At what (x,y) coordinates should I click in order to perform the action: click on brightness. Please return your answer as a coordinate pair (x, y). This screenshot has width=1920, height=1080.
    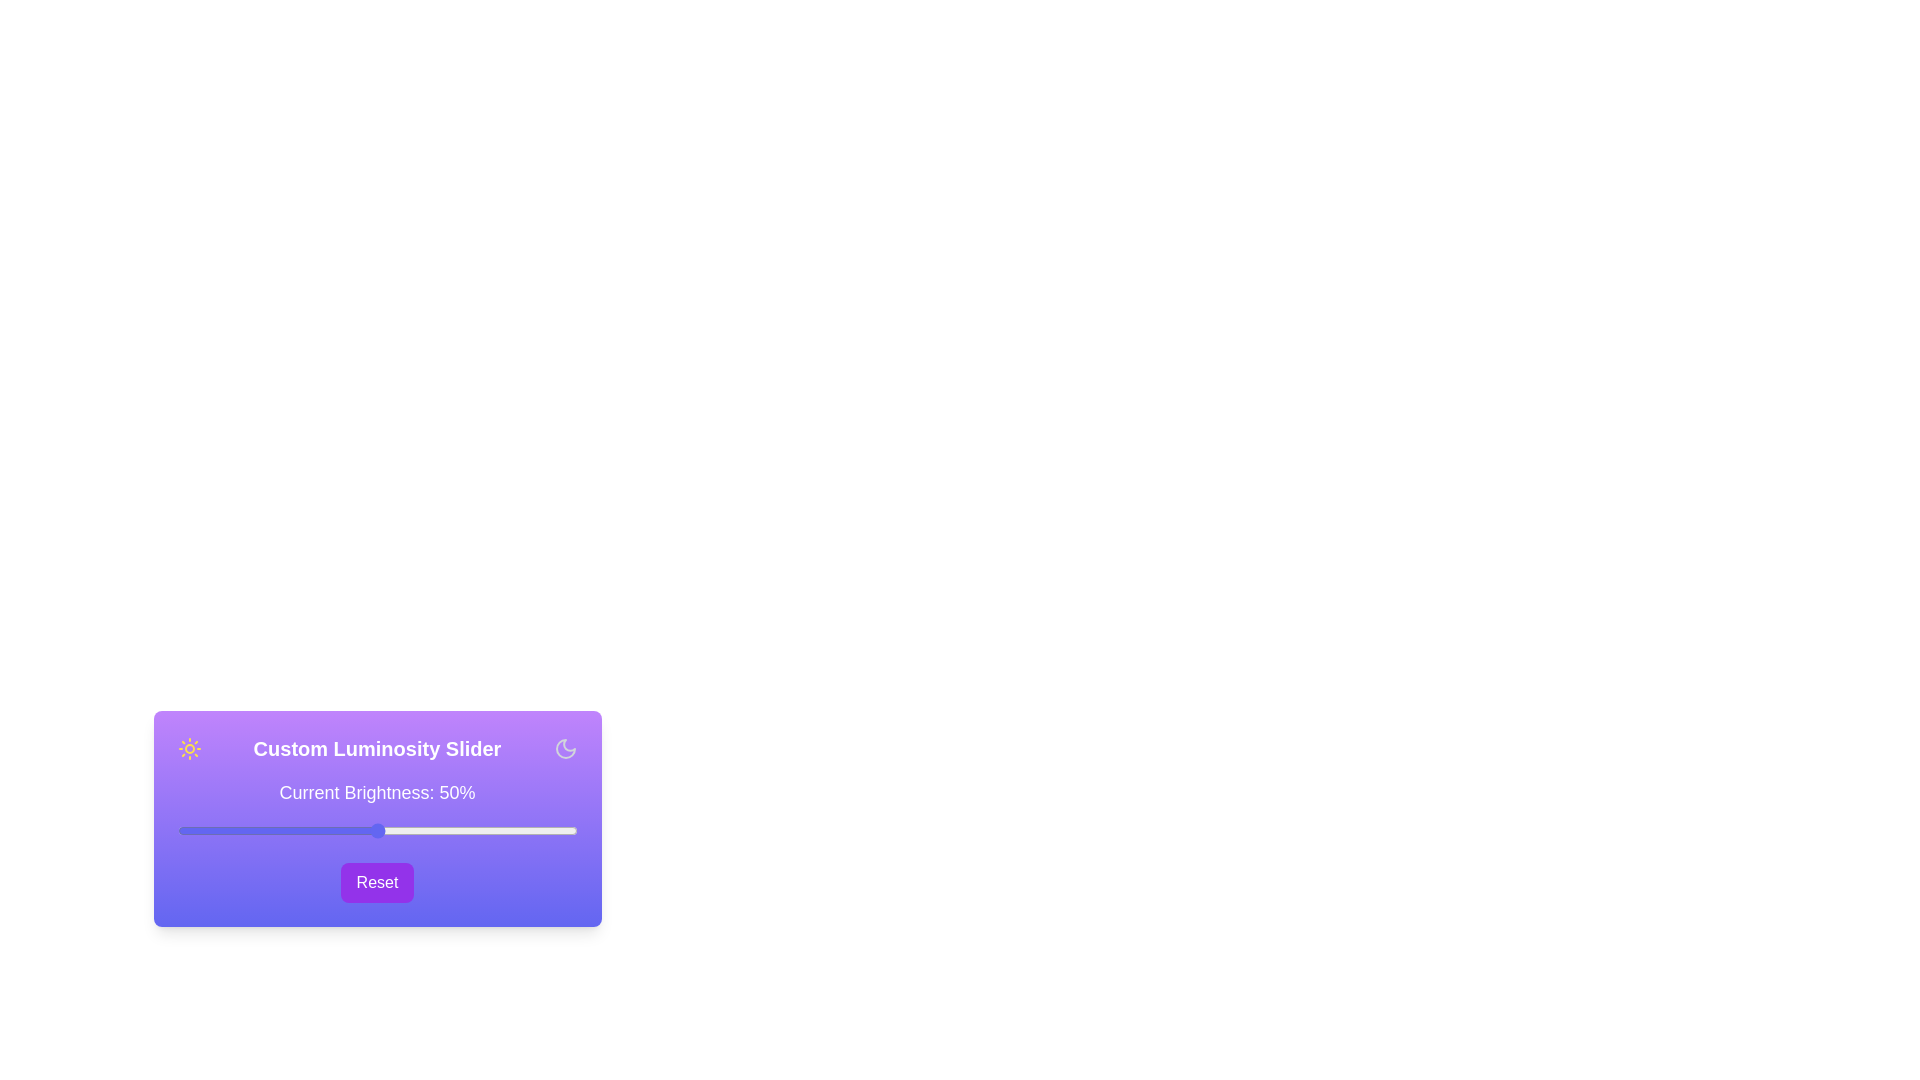
    Looking at the image, I should click on (560, 830).